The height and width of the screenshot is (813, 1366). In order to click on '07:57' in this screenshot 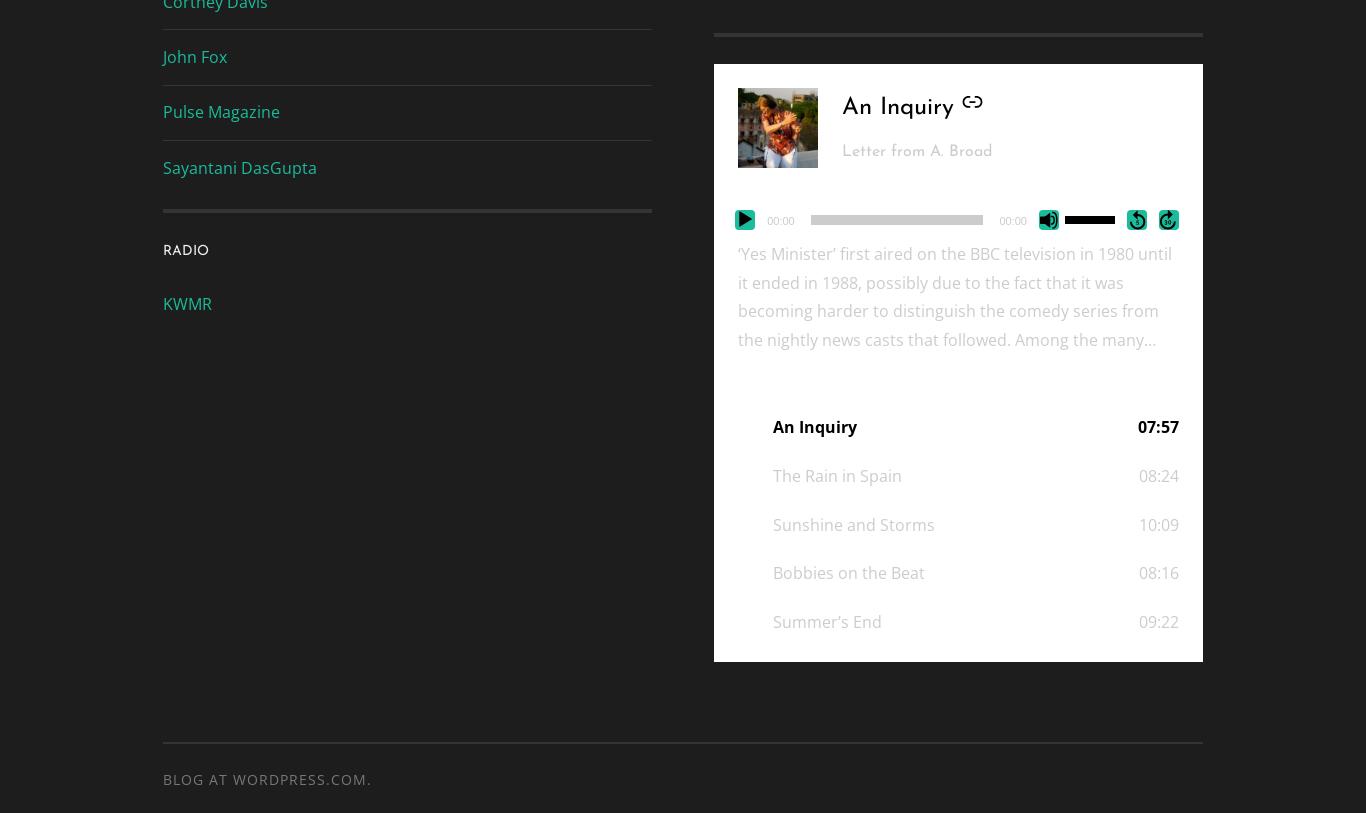, I will do `click(1157, 426)`.